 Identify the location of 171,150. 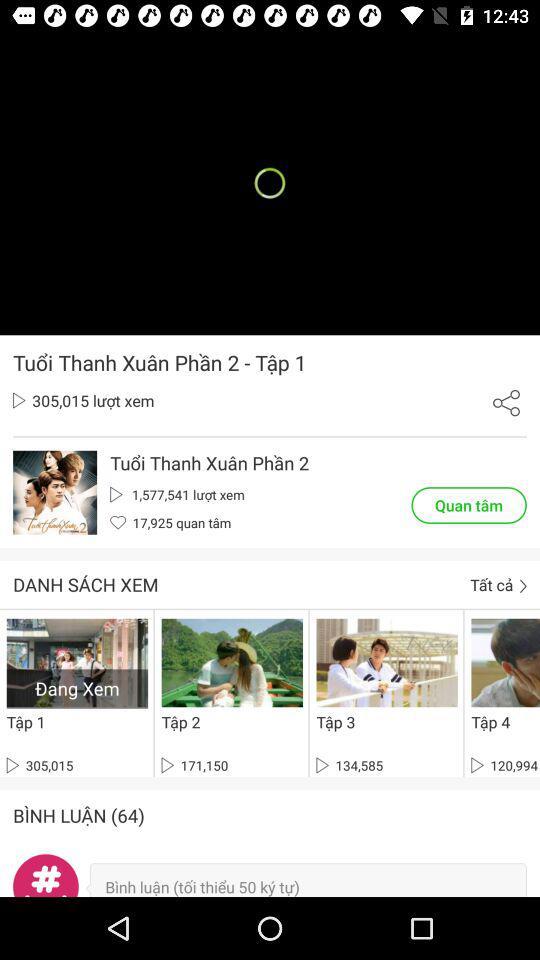
(194, 764).